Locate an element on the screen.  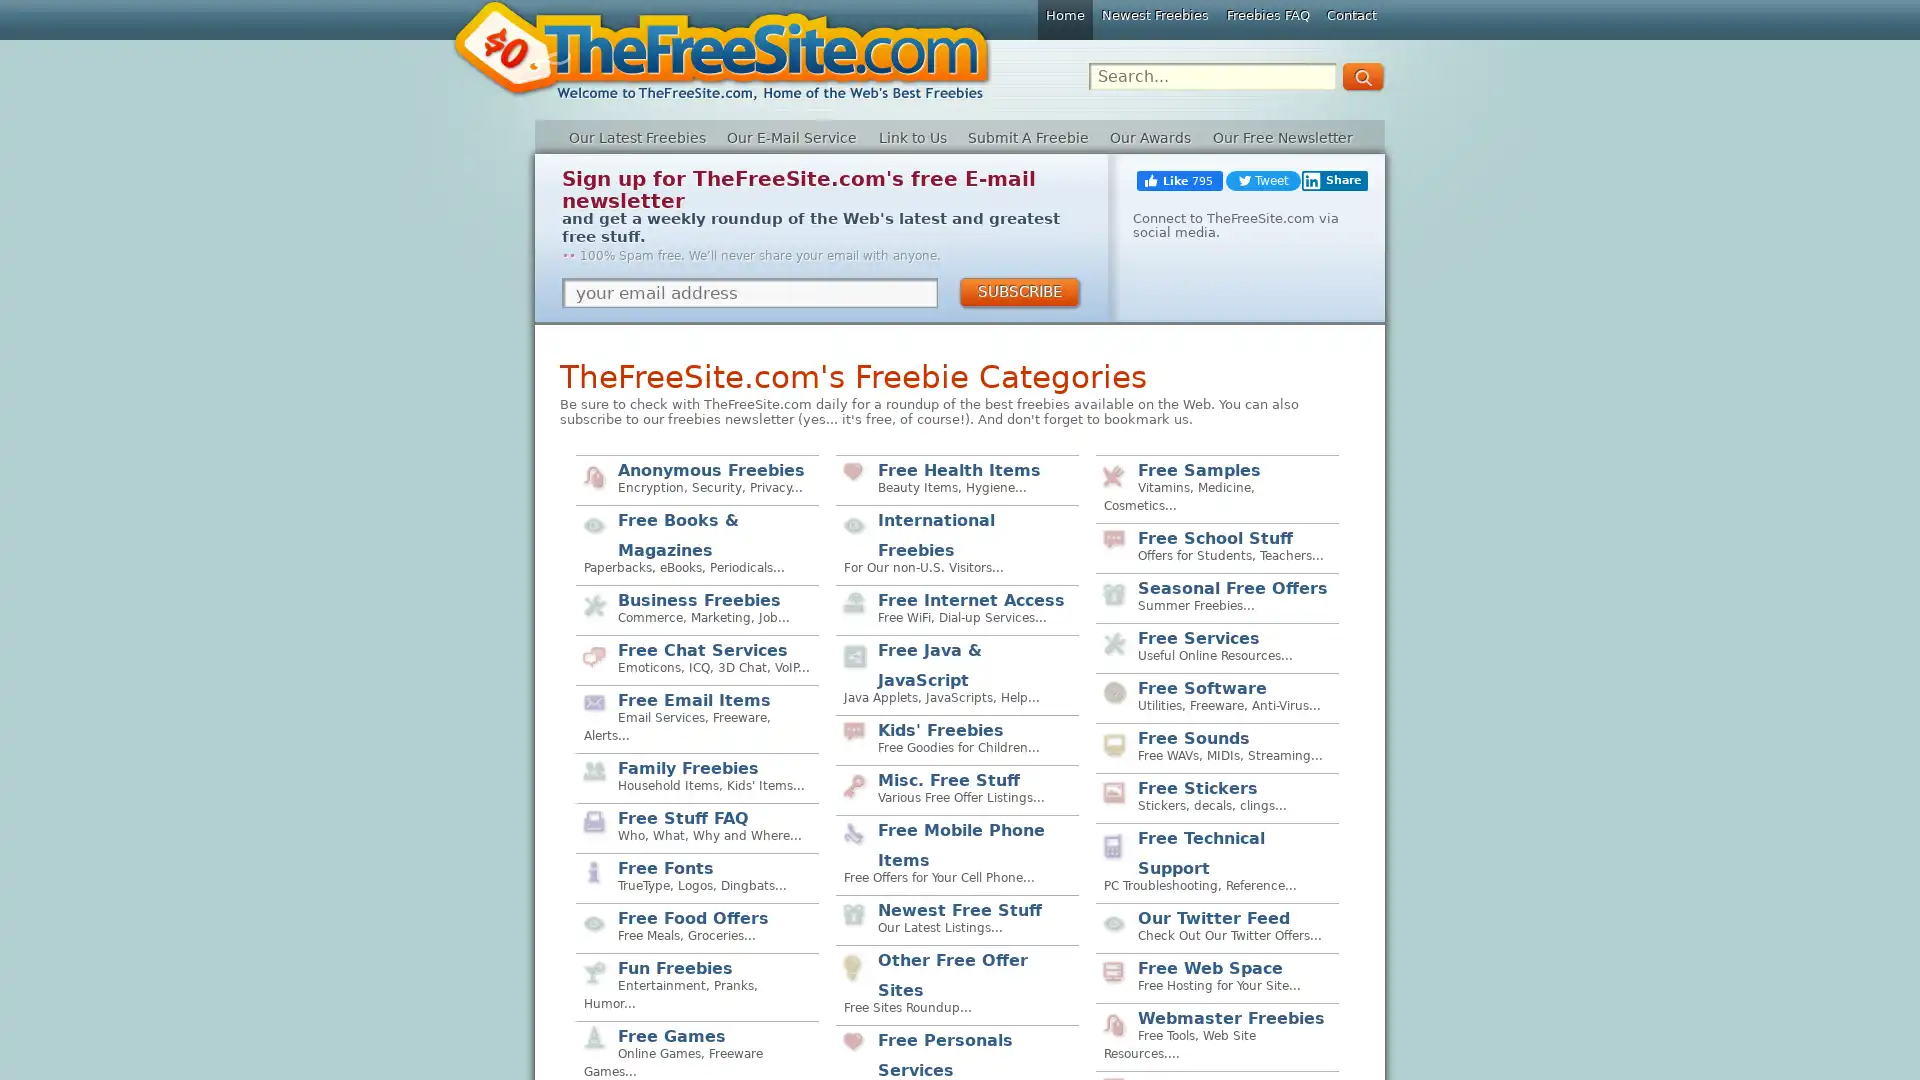
Share is located at coordinates (1334, 181).